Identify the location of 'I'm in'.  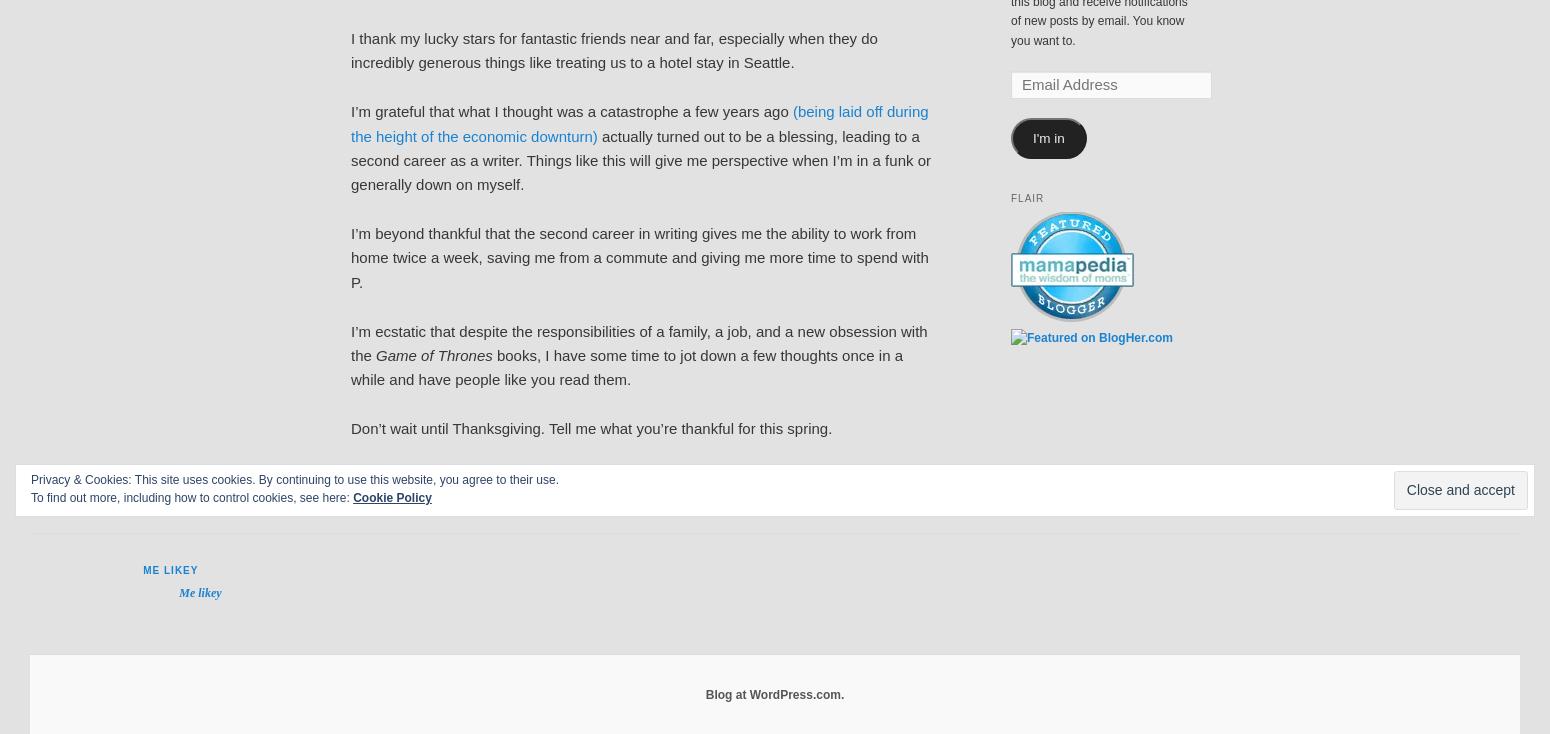
(1047, 137).